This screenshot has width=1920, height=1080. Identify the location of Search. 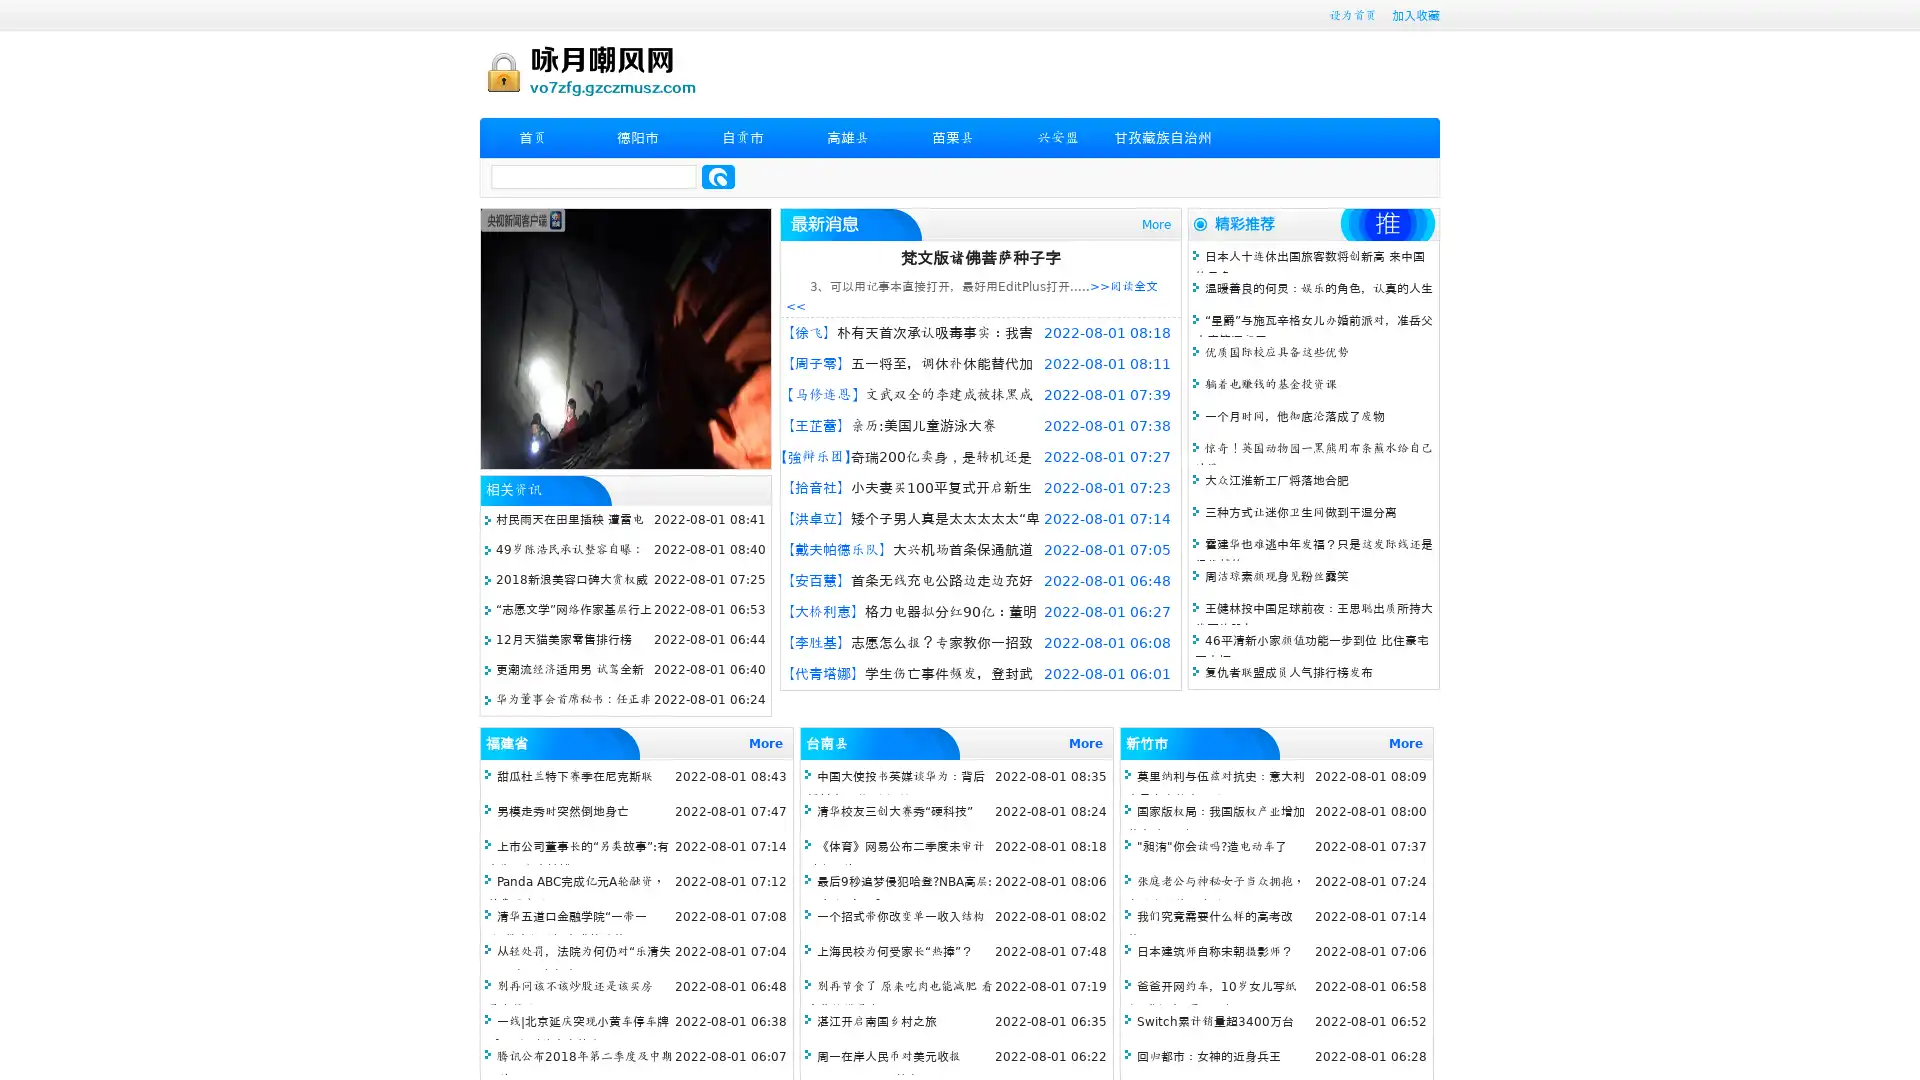
(718, 176).